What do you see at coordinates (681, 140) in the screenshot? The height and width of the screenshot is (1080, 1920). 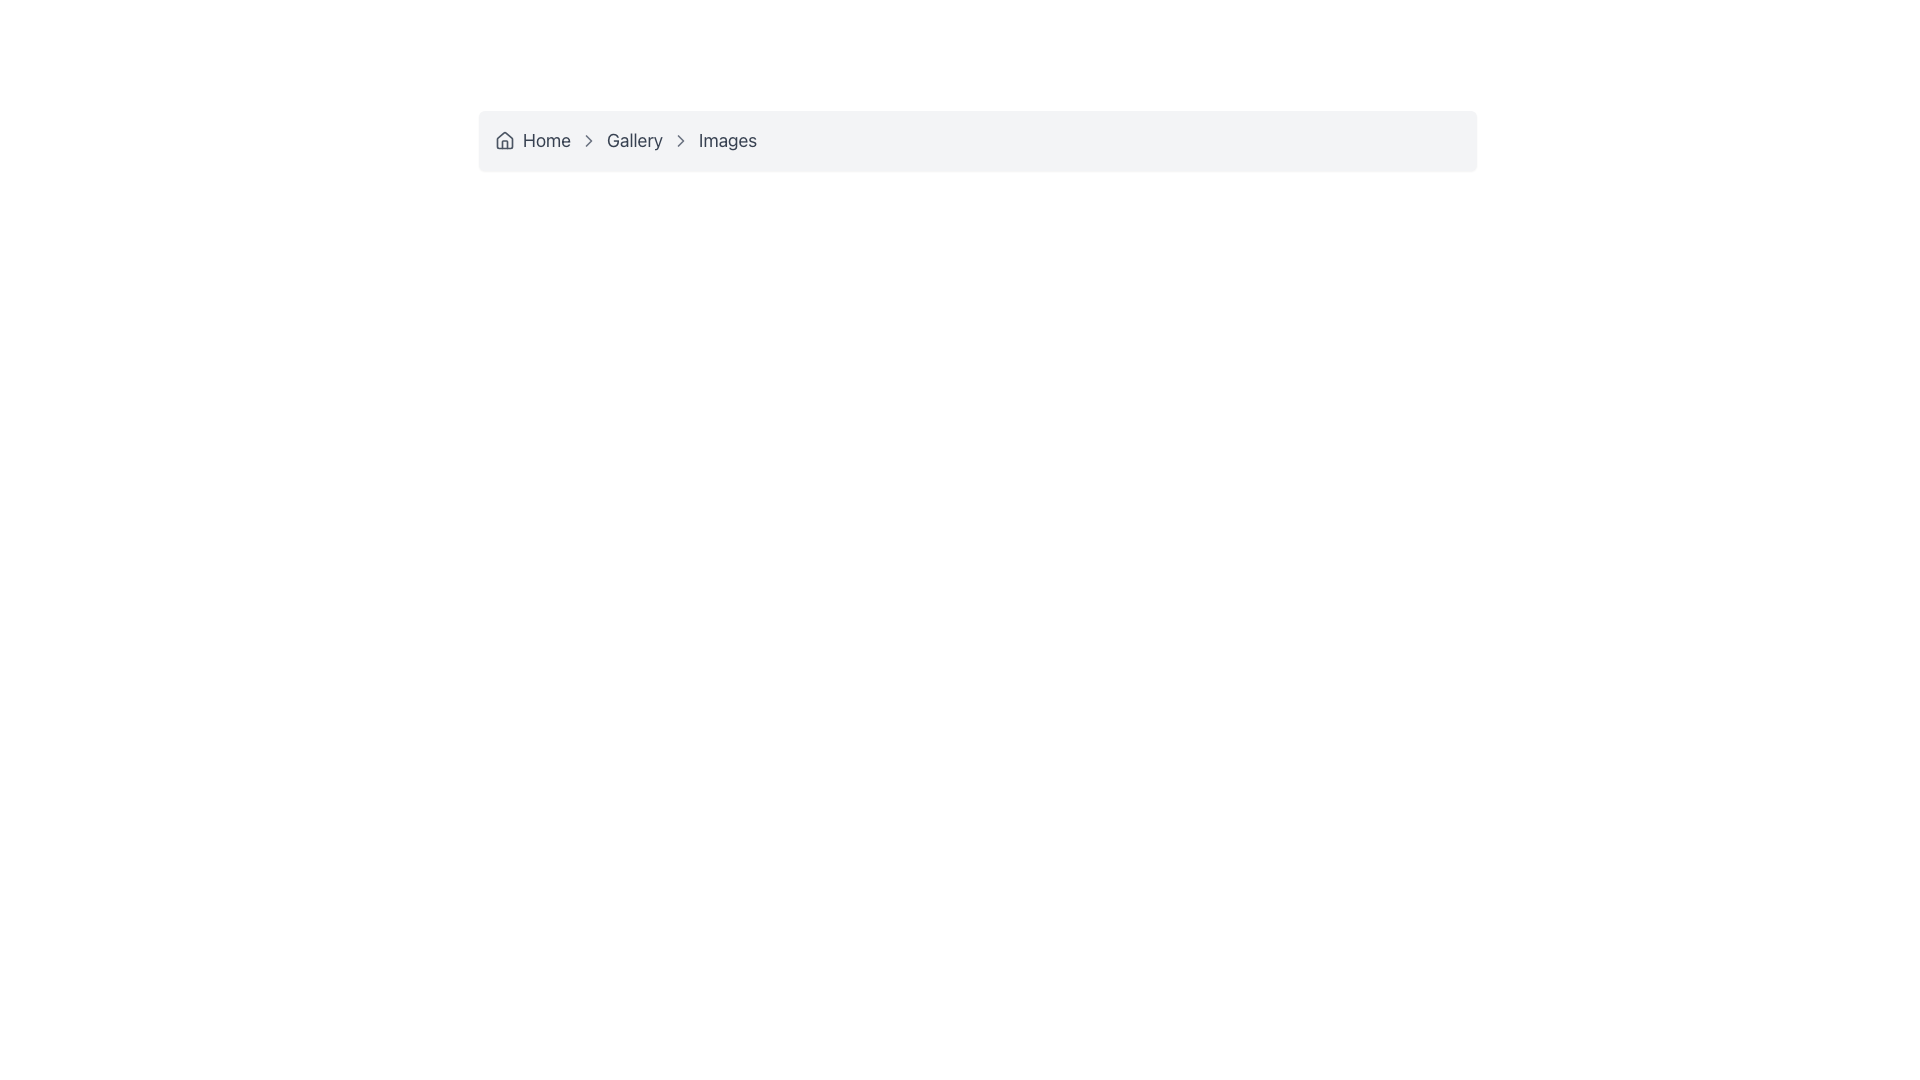 I see `the right-chevron icon in the breadcrumb navigation` at bounding box center [681, 140].